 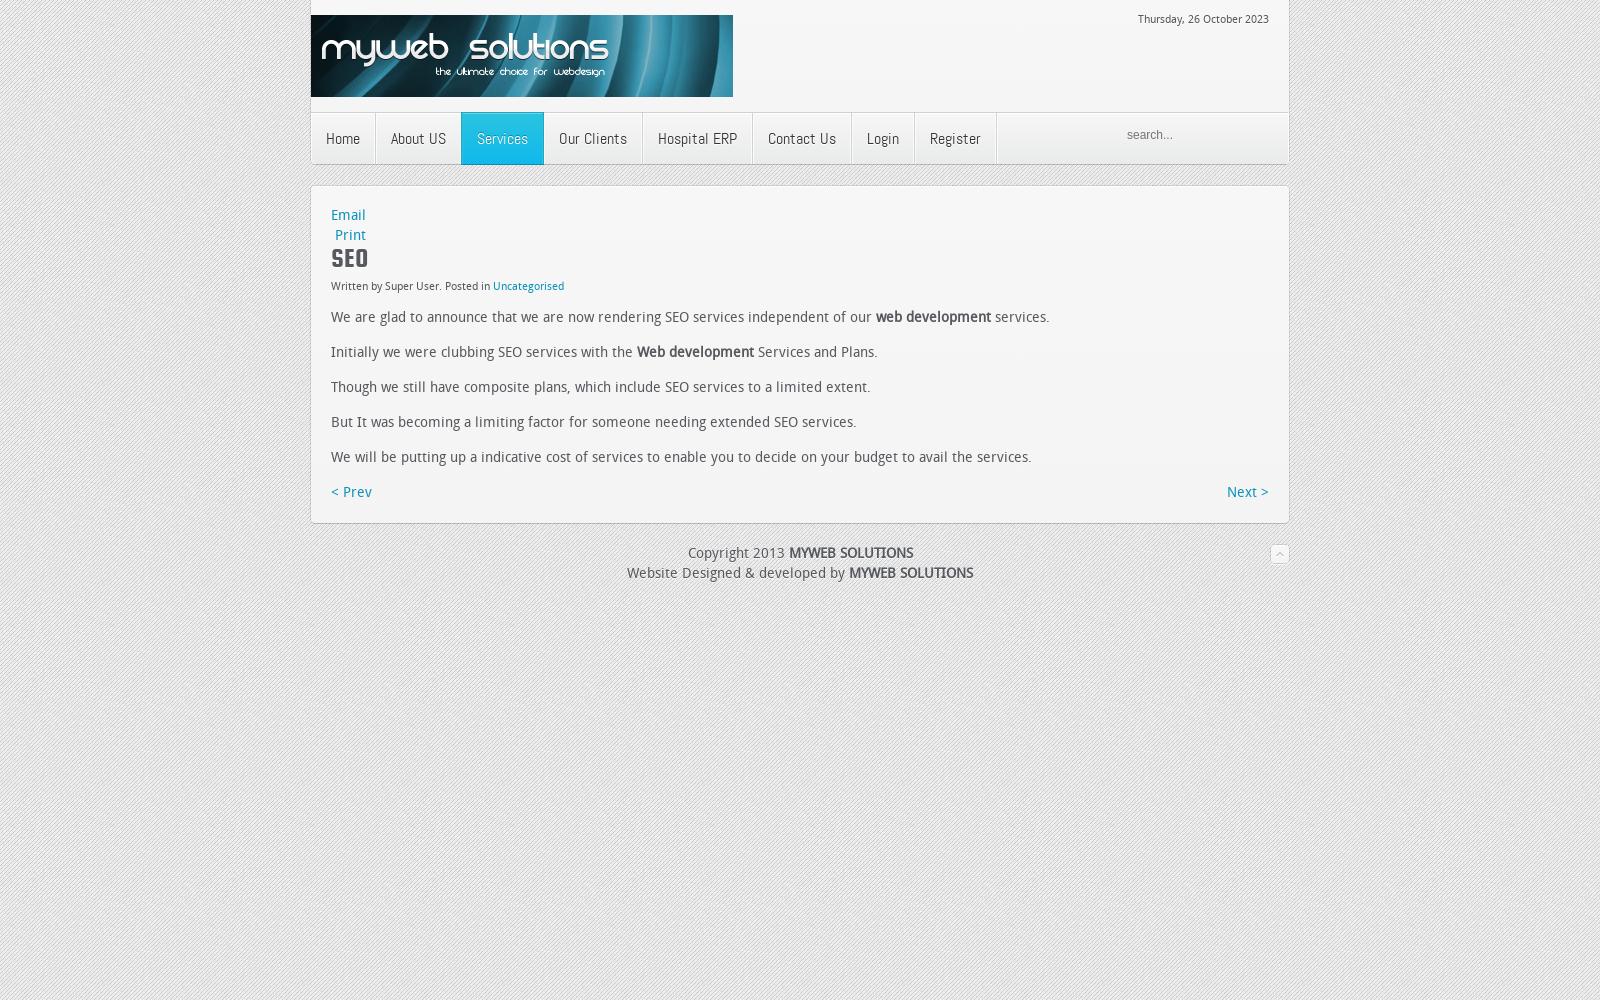 What do you see at coordinates (932, 316) in the screenshot?
I see `'web development'` at bounding box center [932, 316].